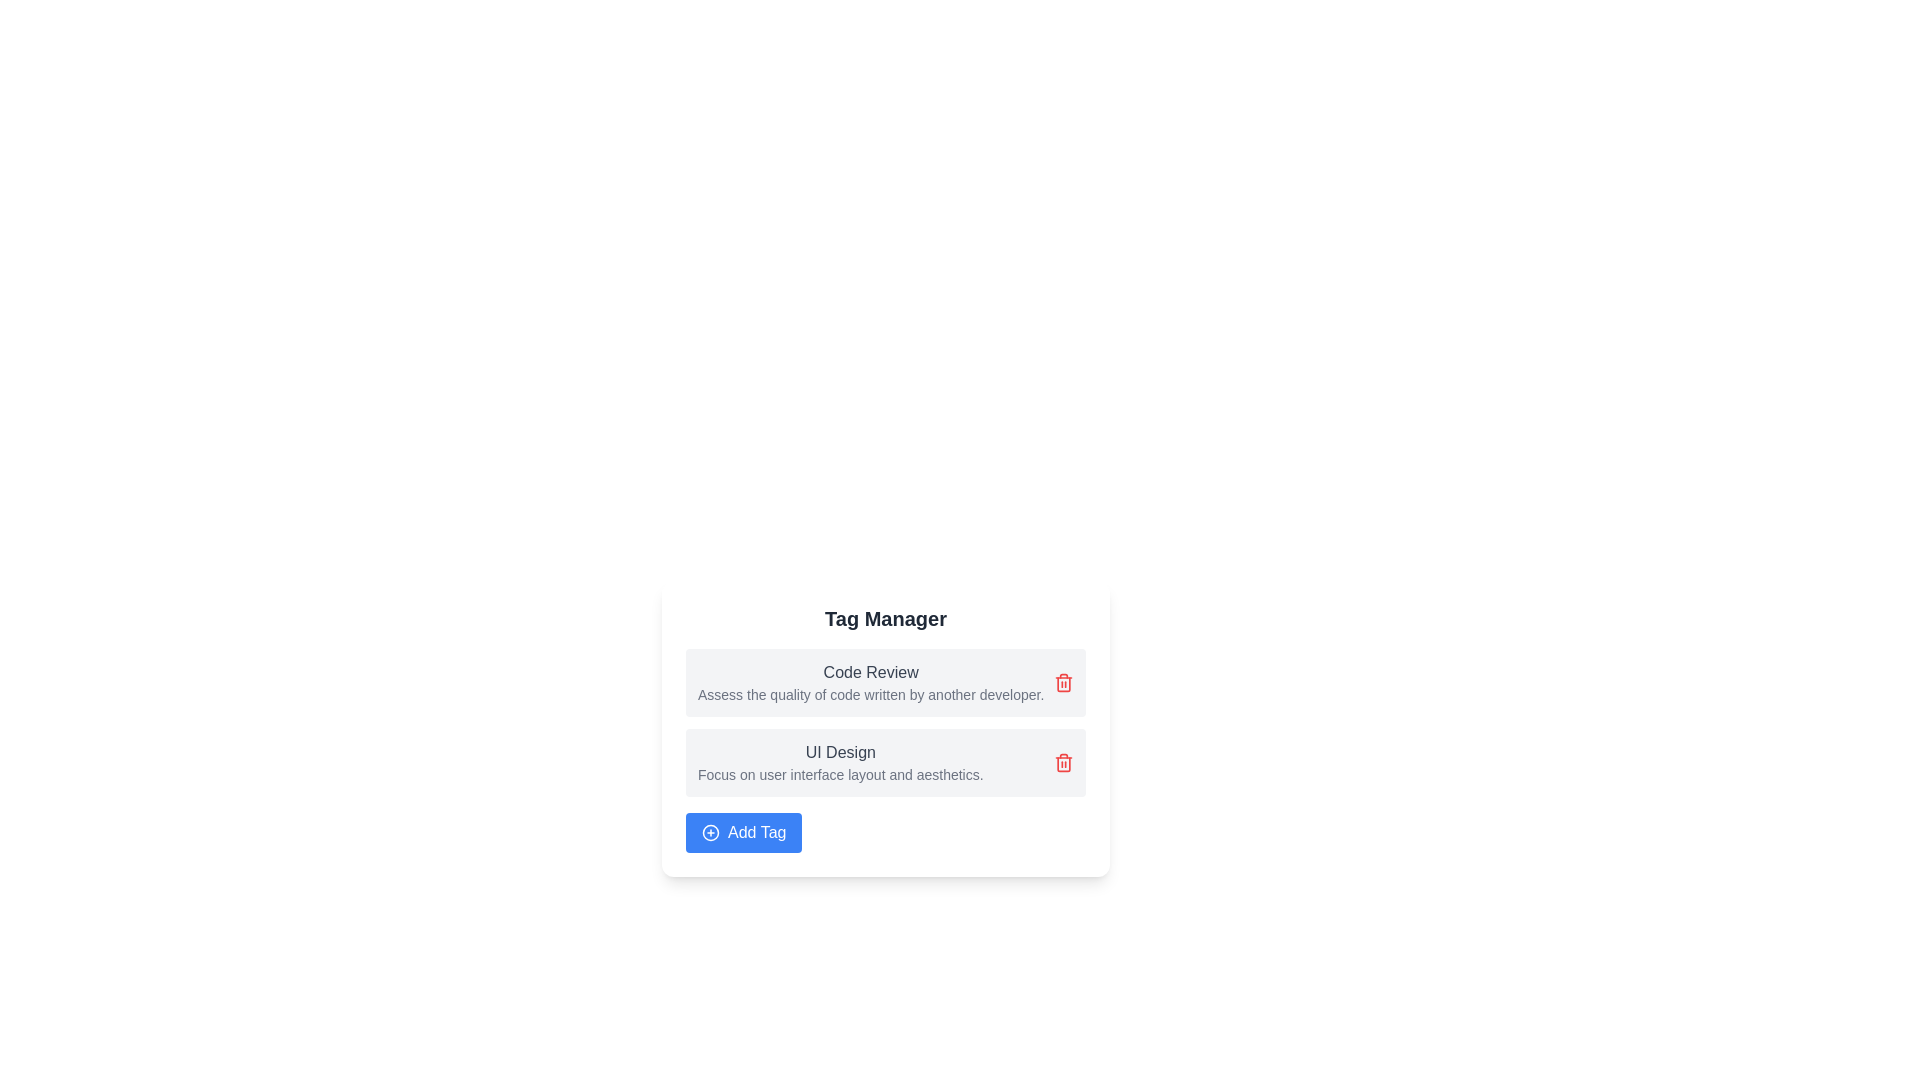 The width and height of the screenshot is (1920, 1080). Describe the element at coordinates (710, 833) in the screenshot. I see `the circle SVG element that is part of the 'Add Tag' button in the 'Tag Manager' interface by hovering over its center` at that location.